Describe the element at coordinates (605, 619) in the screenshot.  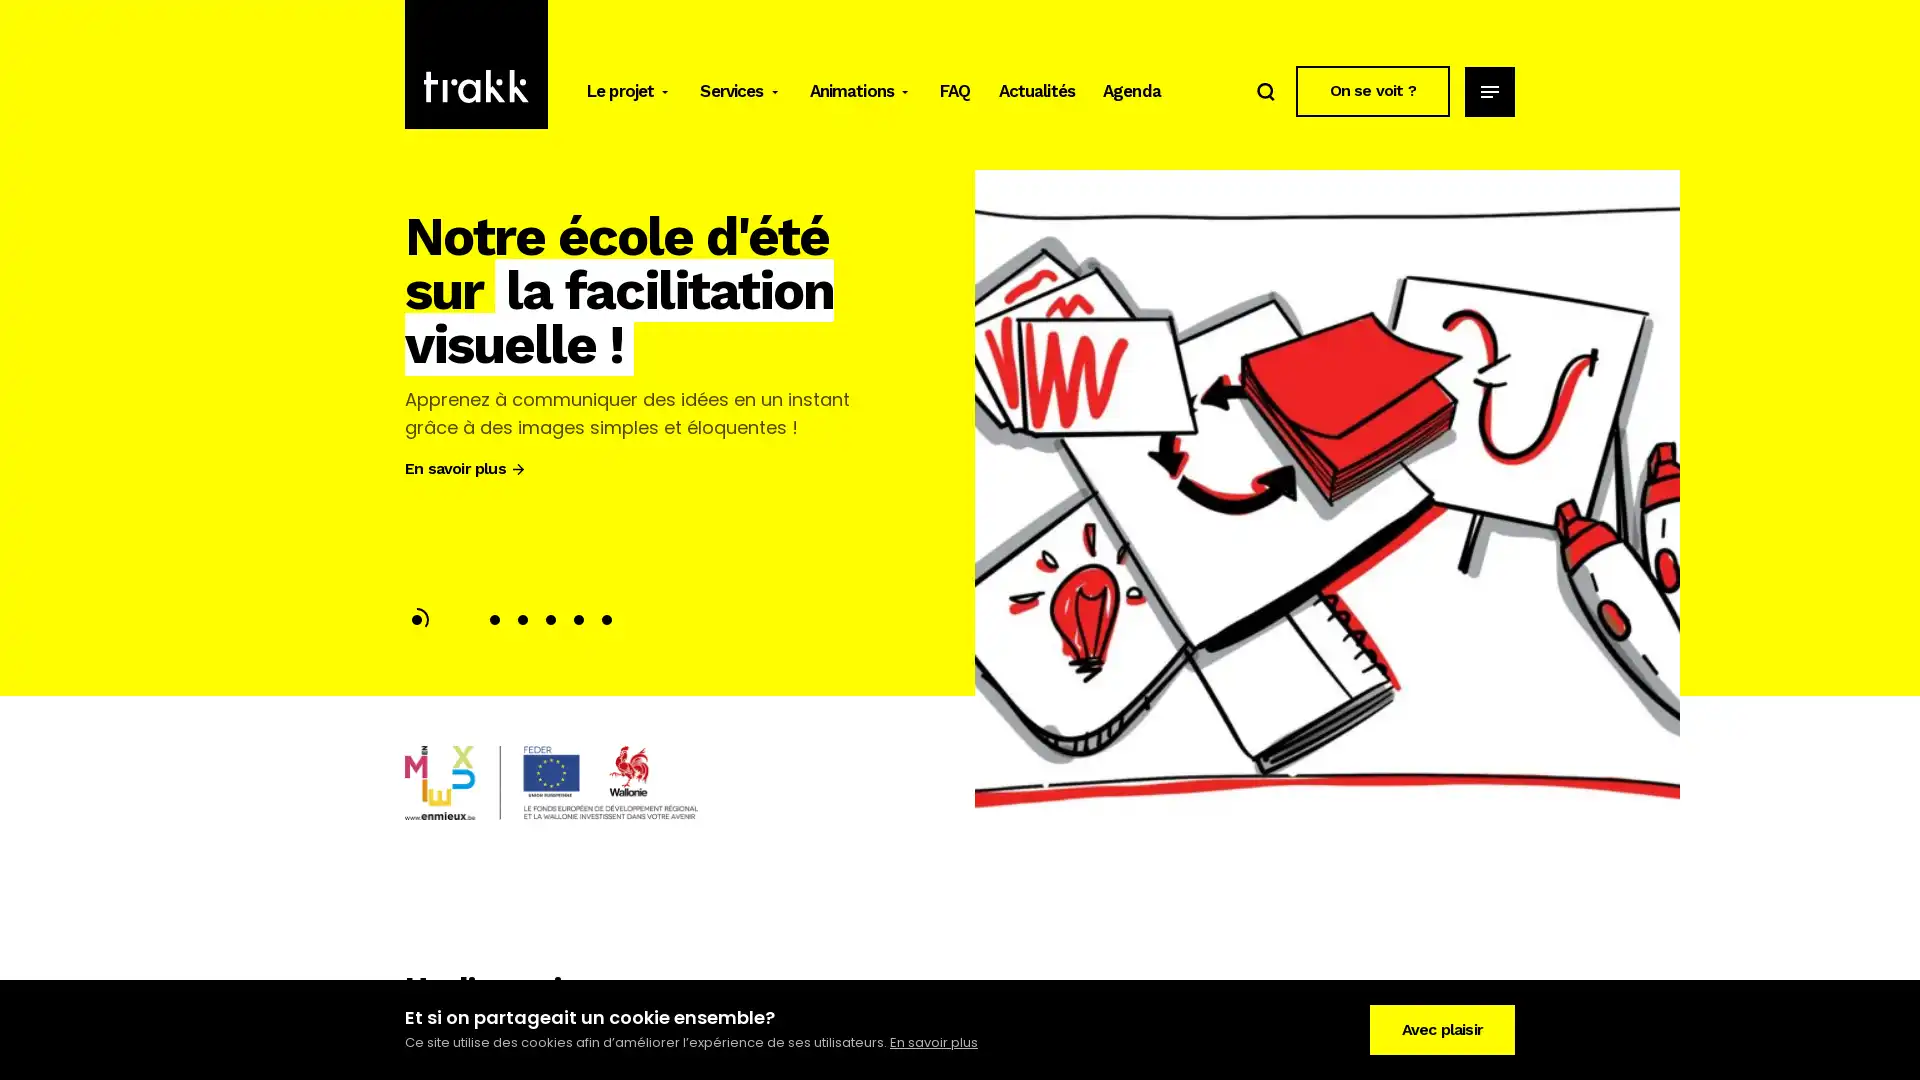
I see `Slide 6` at that location.